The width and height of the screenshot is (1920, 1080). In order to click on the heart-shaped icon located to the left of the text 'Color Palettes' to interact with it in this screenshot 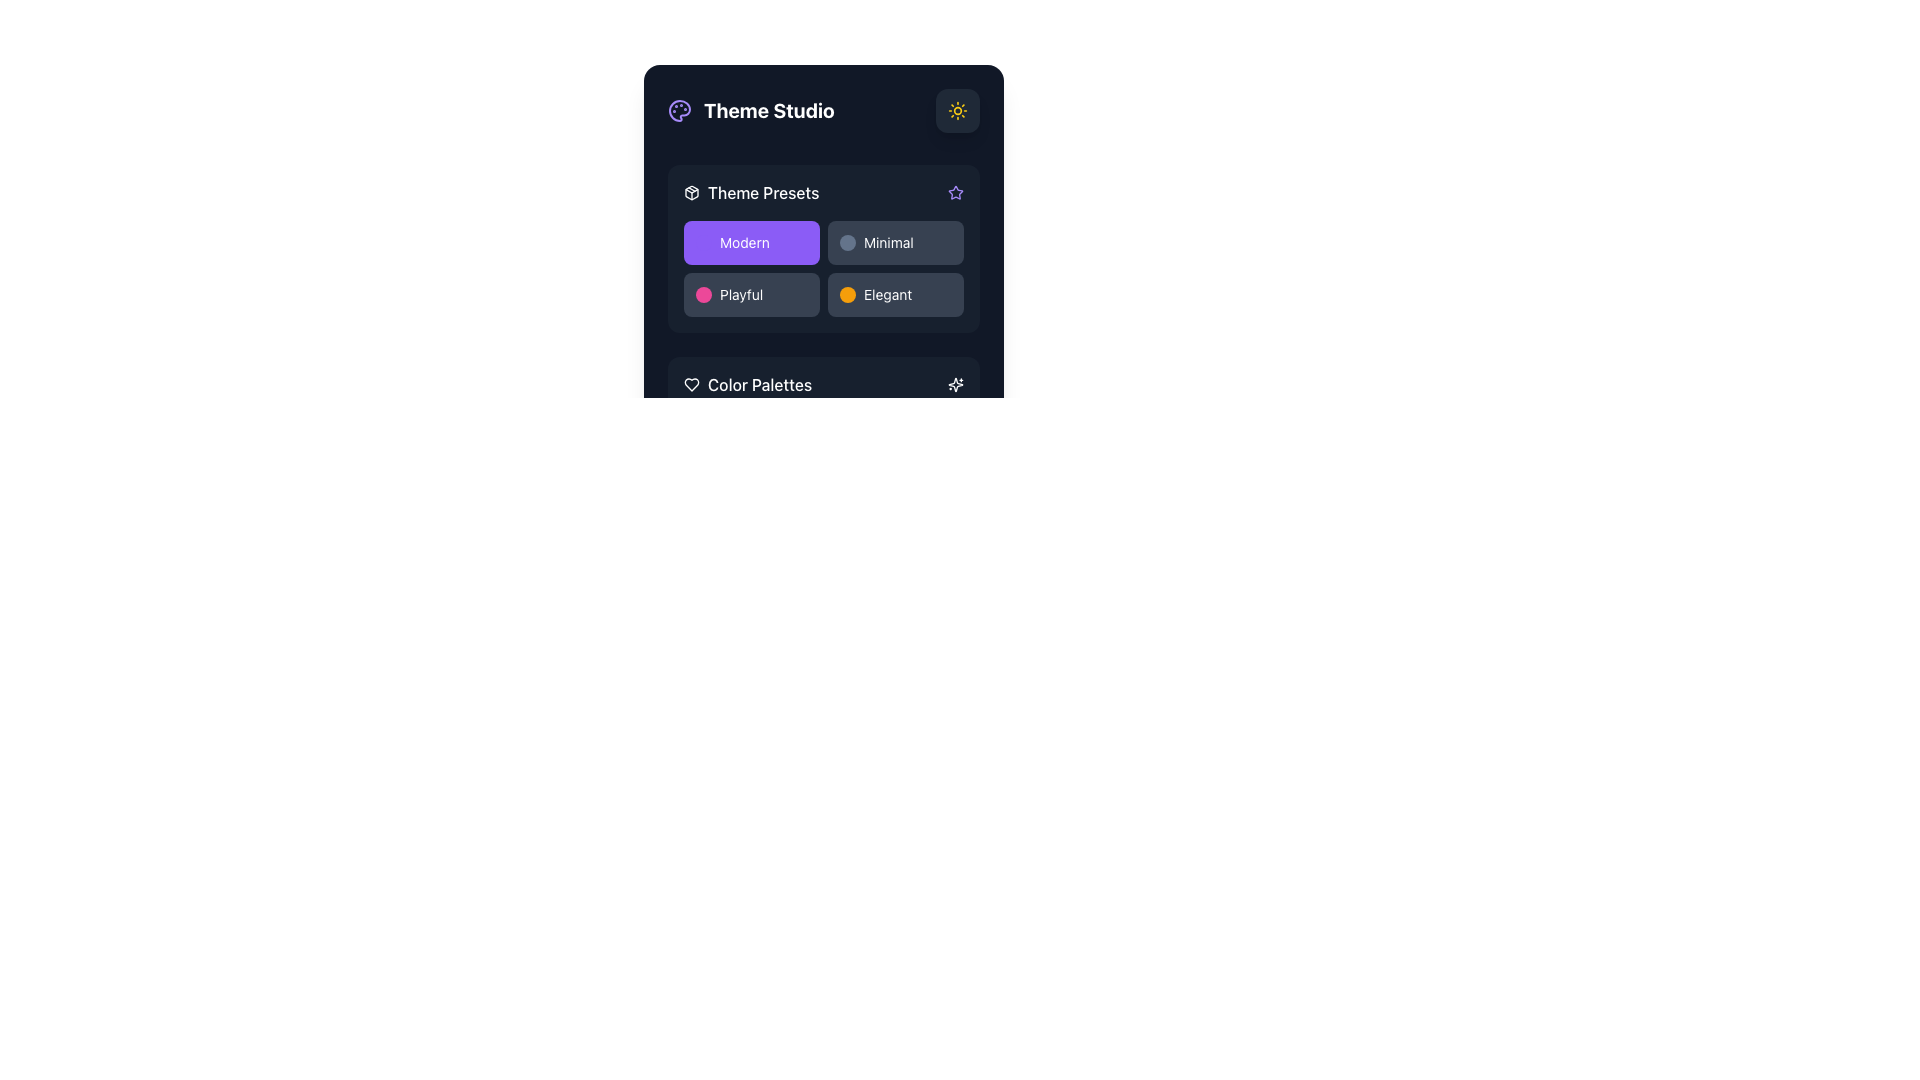, I will do `click(691, 385)`.